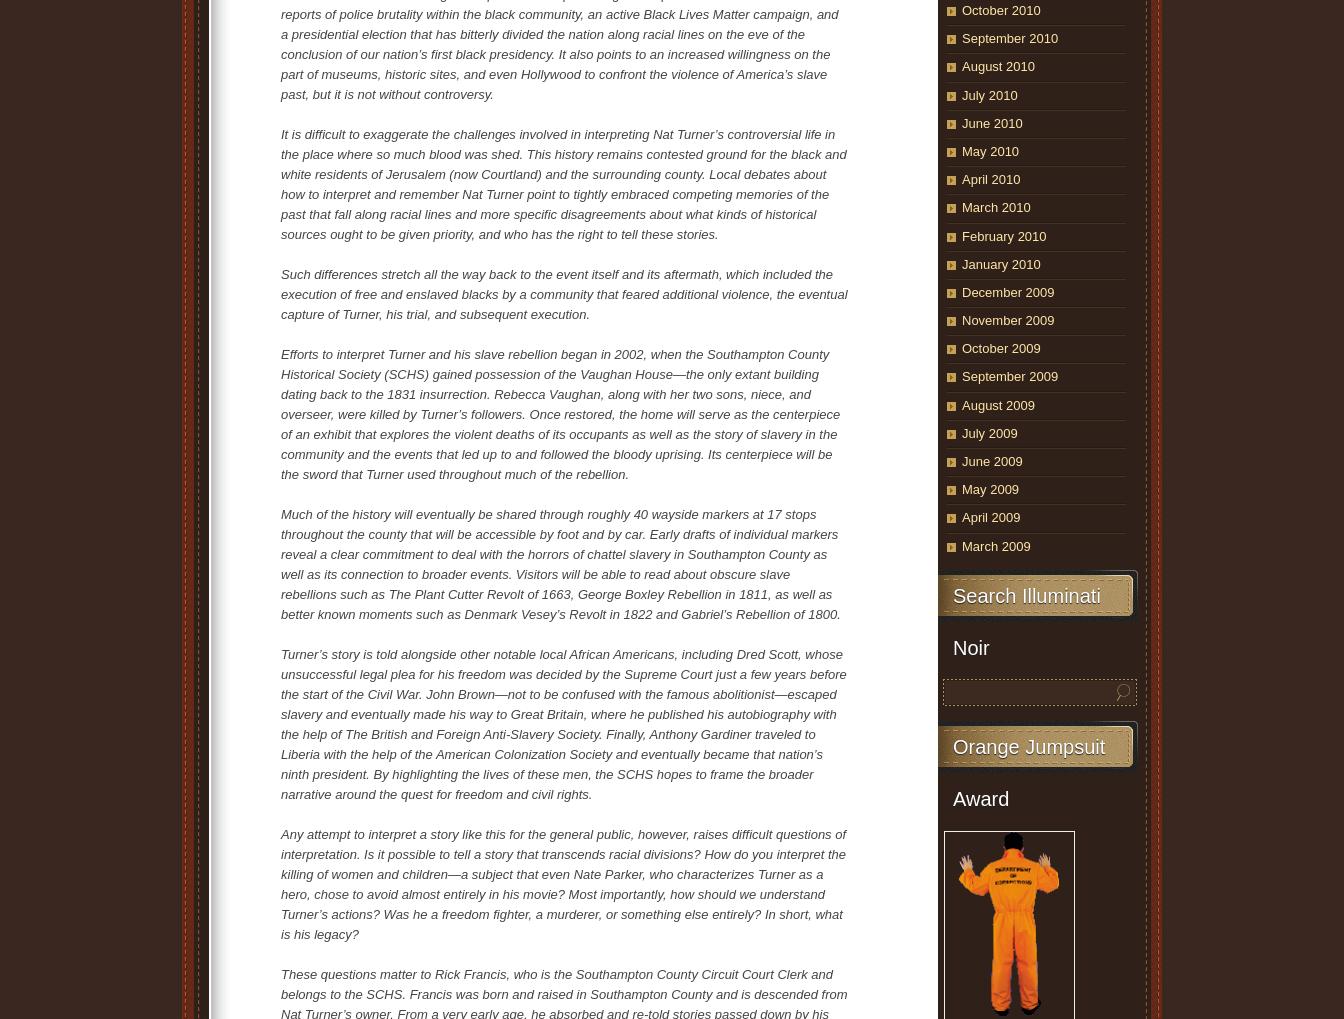  I want to click on 'Turner’s story is told alongside other notable local African Americans, including Dred Scott, whose unsuccessful legal plea for his freedom was decided by the Supreme Court just a few years before the start of the Civil War. John Brown—not to be confused with the famous abolitionist—escaped slavery and eventually made his way to Great Britain, where he published his autobiography with the help of The British and Foreign Anti-Slavery Society. Finally, Anthony Gardiner traveled to Liberia with the help of the American Colonization Society and eventually became that nation’s ninth president. By highlighting the lives of these men, the SCHS hopes to frame the broader narrative around the quest for freedom and civil rights.', so click(563, 723).